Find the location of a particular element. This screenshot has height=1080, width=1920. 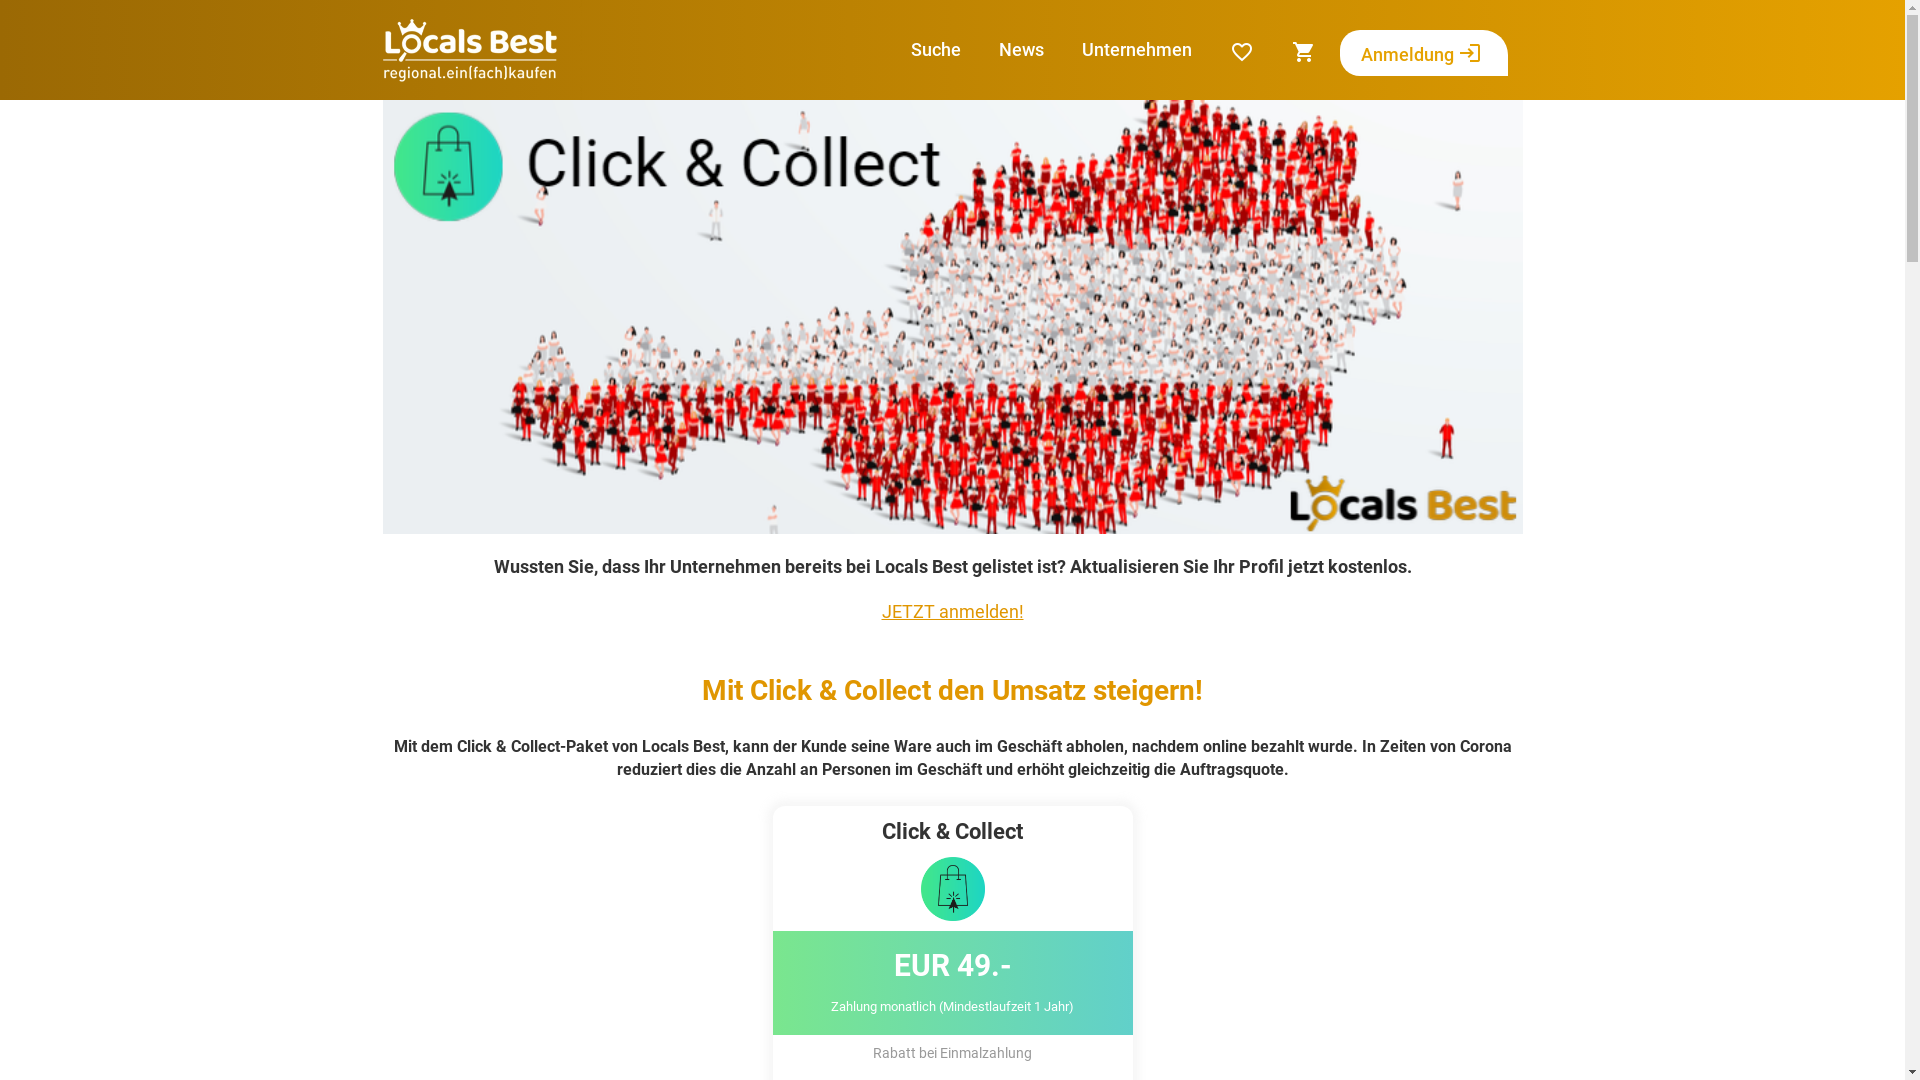

'Anmeldung login' is located at coordinates (1425, 52).